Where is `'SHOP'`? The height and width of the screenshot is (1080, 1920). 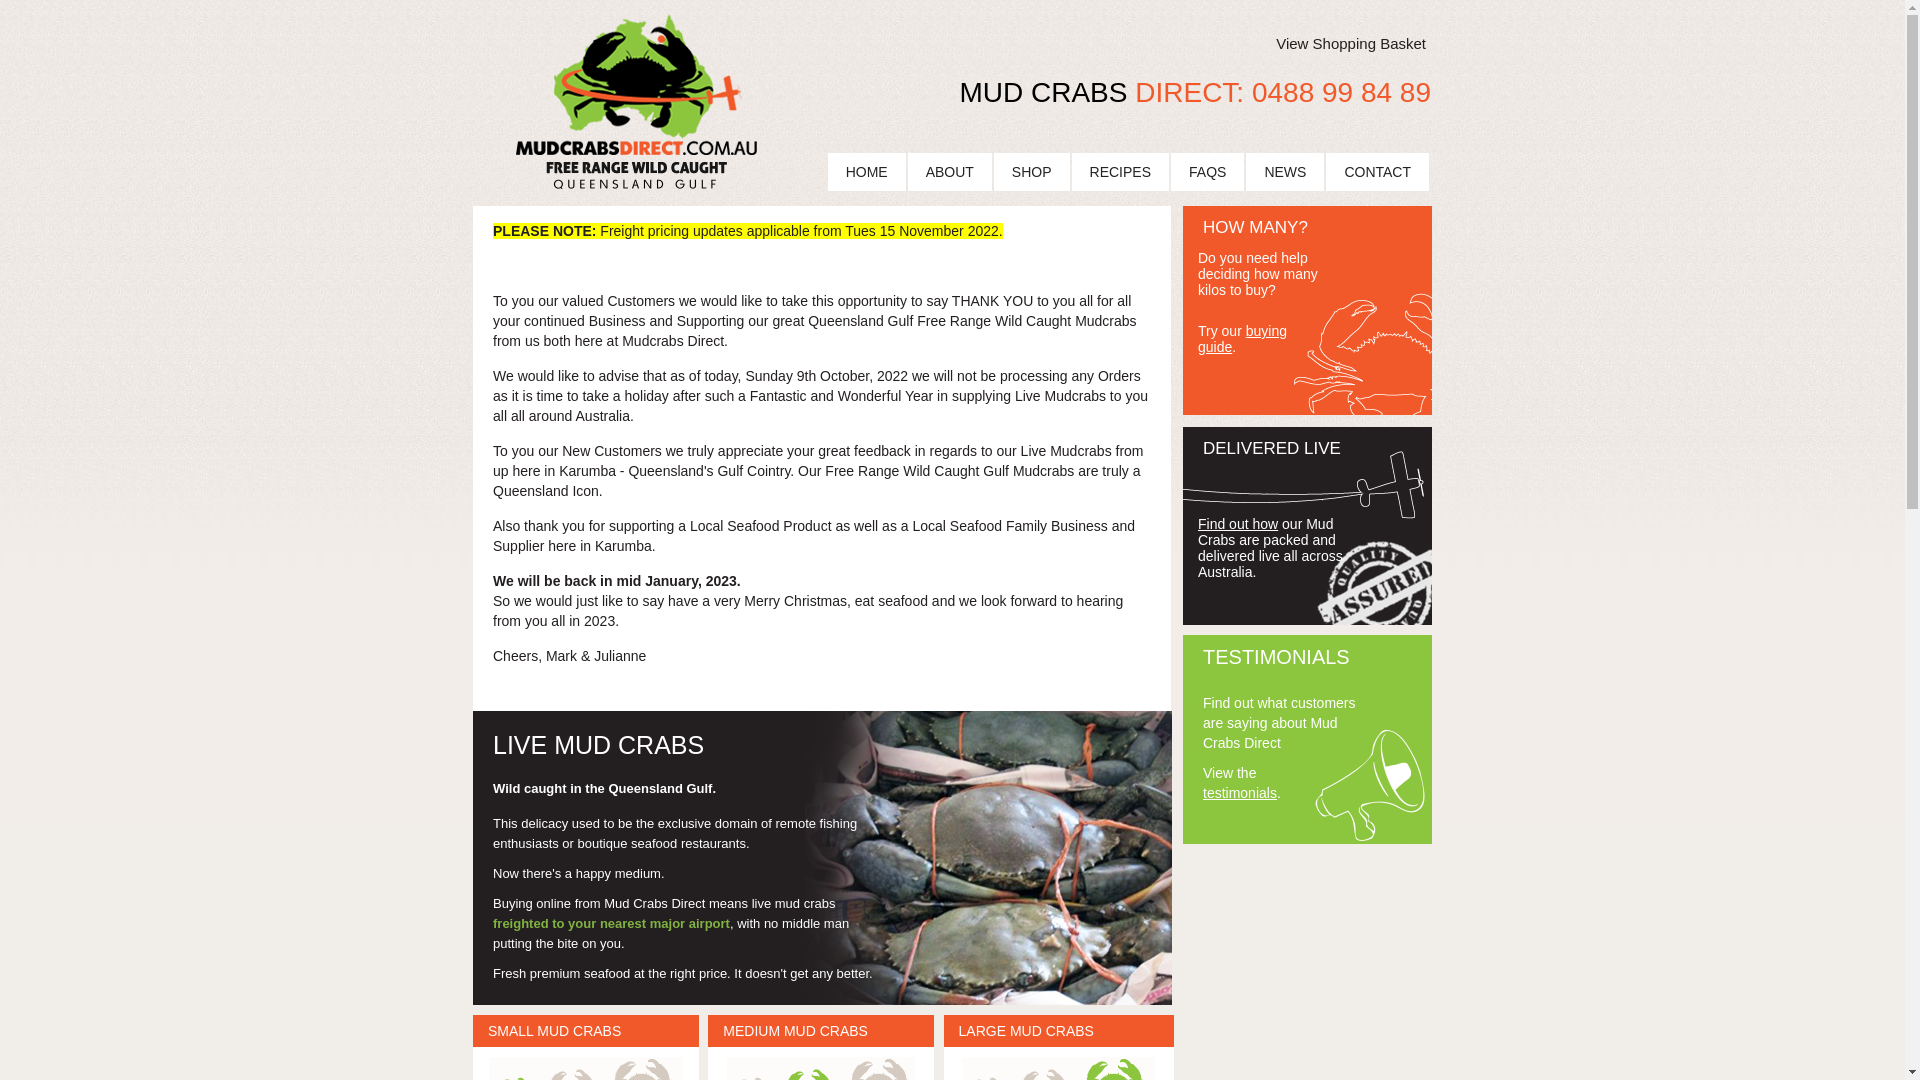 'SHOP' is located at coordinates (1032, 171).